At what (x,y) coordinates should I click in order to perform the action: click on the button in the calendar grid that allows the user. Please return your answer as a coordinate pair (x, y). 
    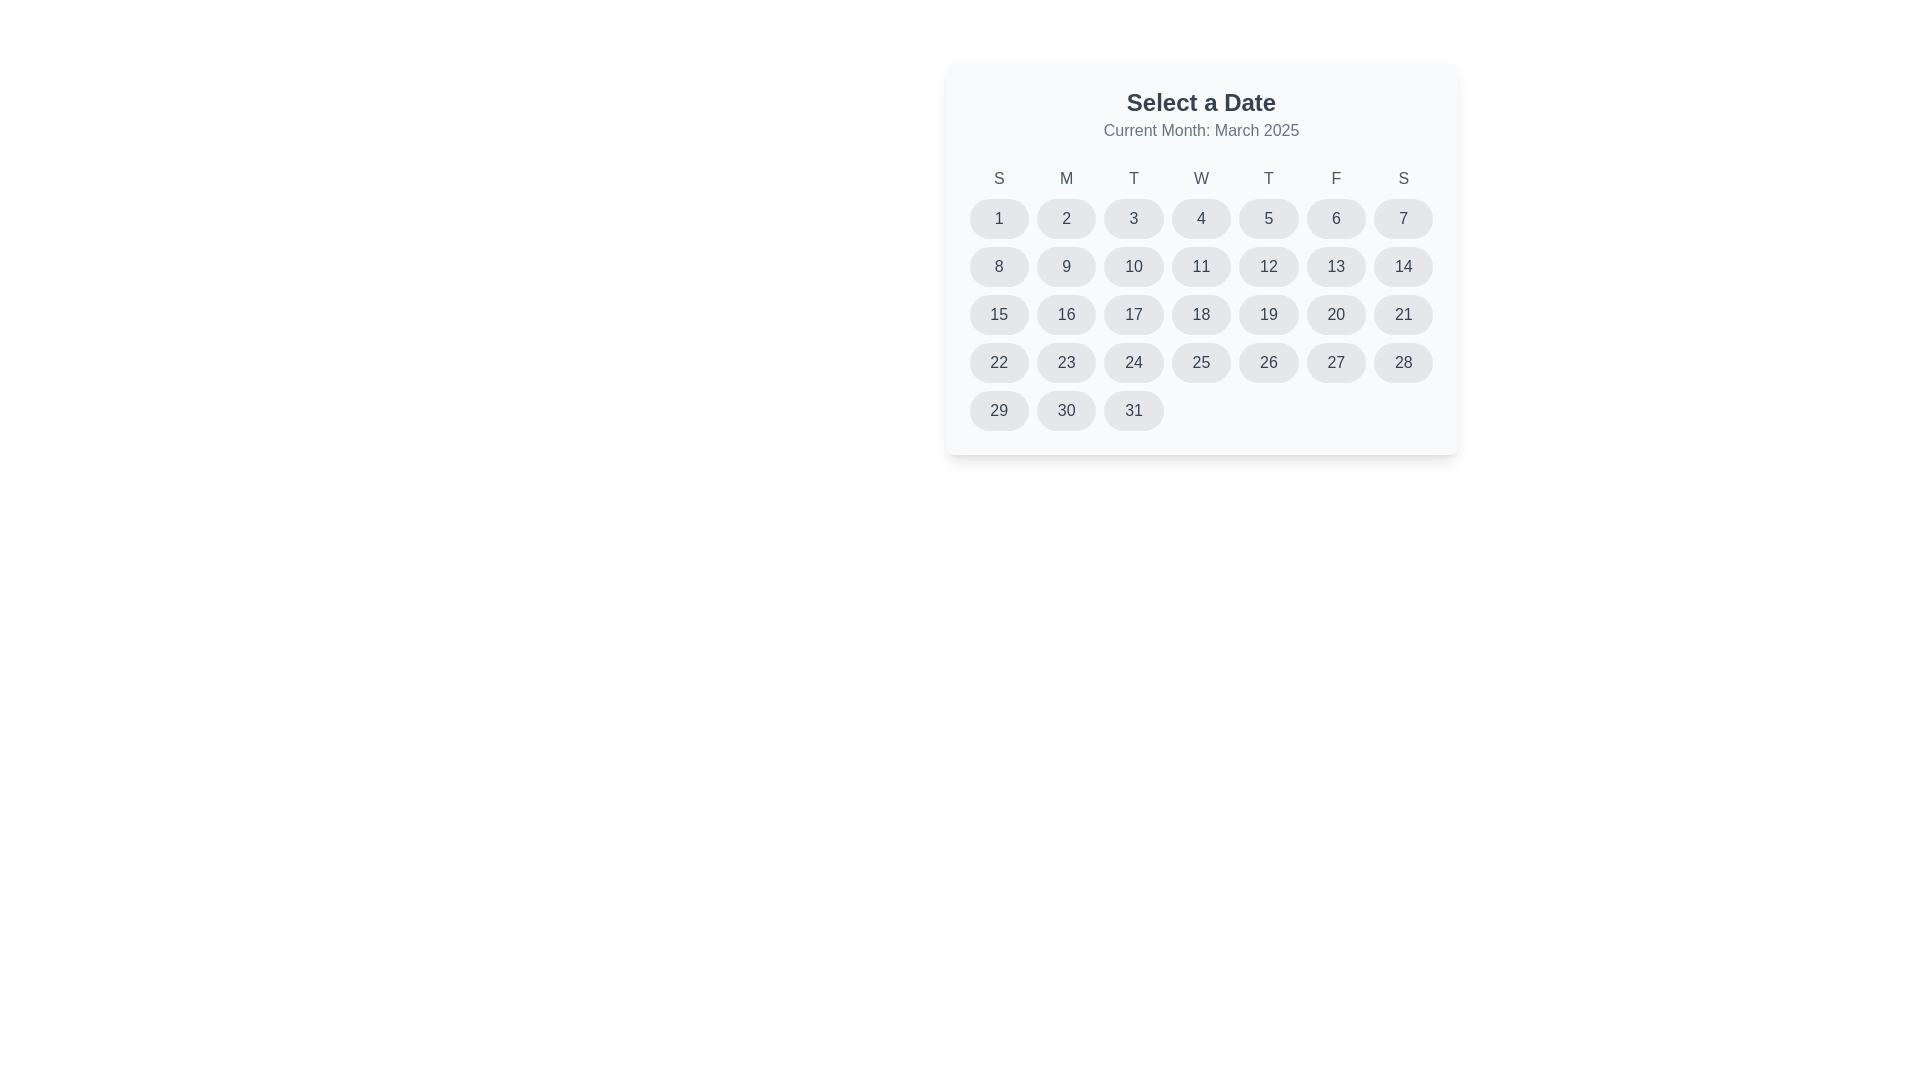
    Looking at the image, I should click on (1134, 265).